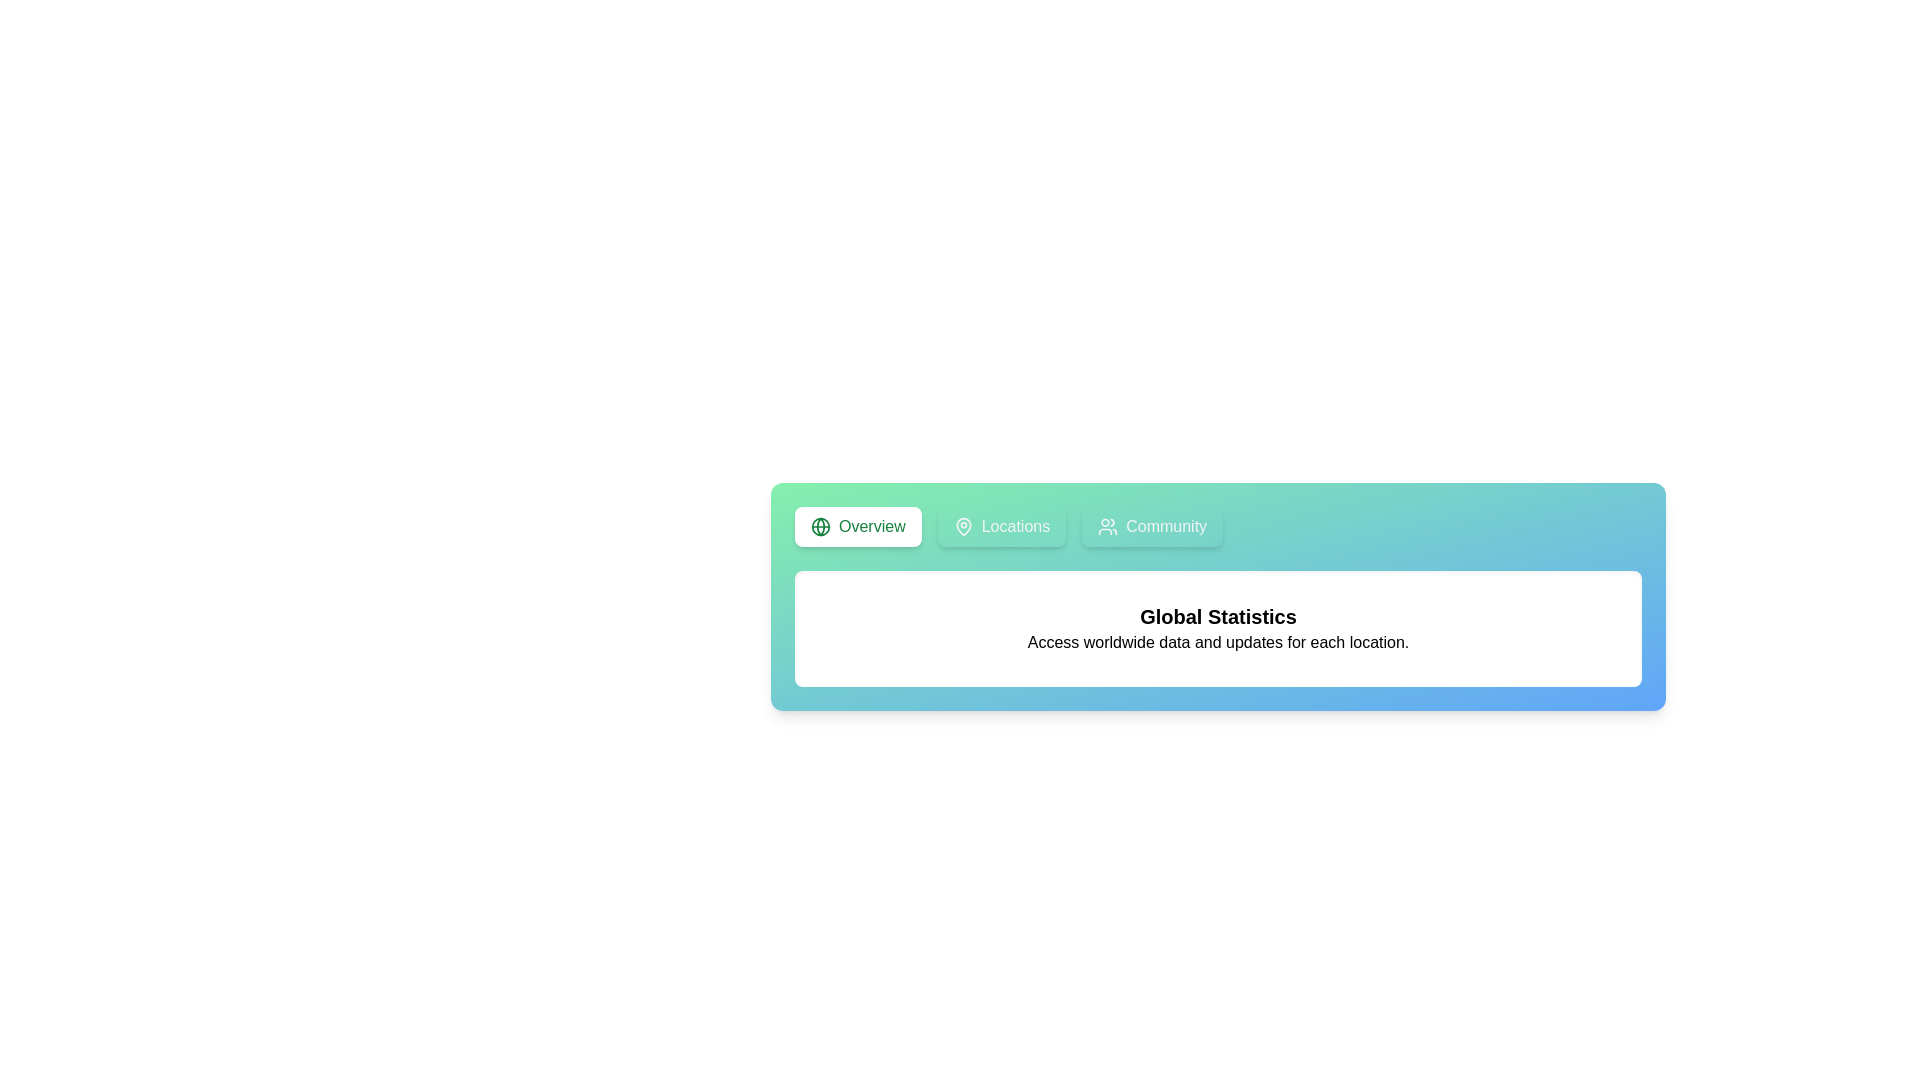  What do you see at coordinates (1152, 526) in the screenshot?
I see `the 'Community' tab to switch to its content view` at bounding box center [1152, 526].